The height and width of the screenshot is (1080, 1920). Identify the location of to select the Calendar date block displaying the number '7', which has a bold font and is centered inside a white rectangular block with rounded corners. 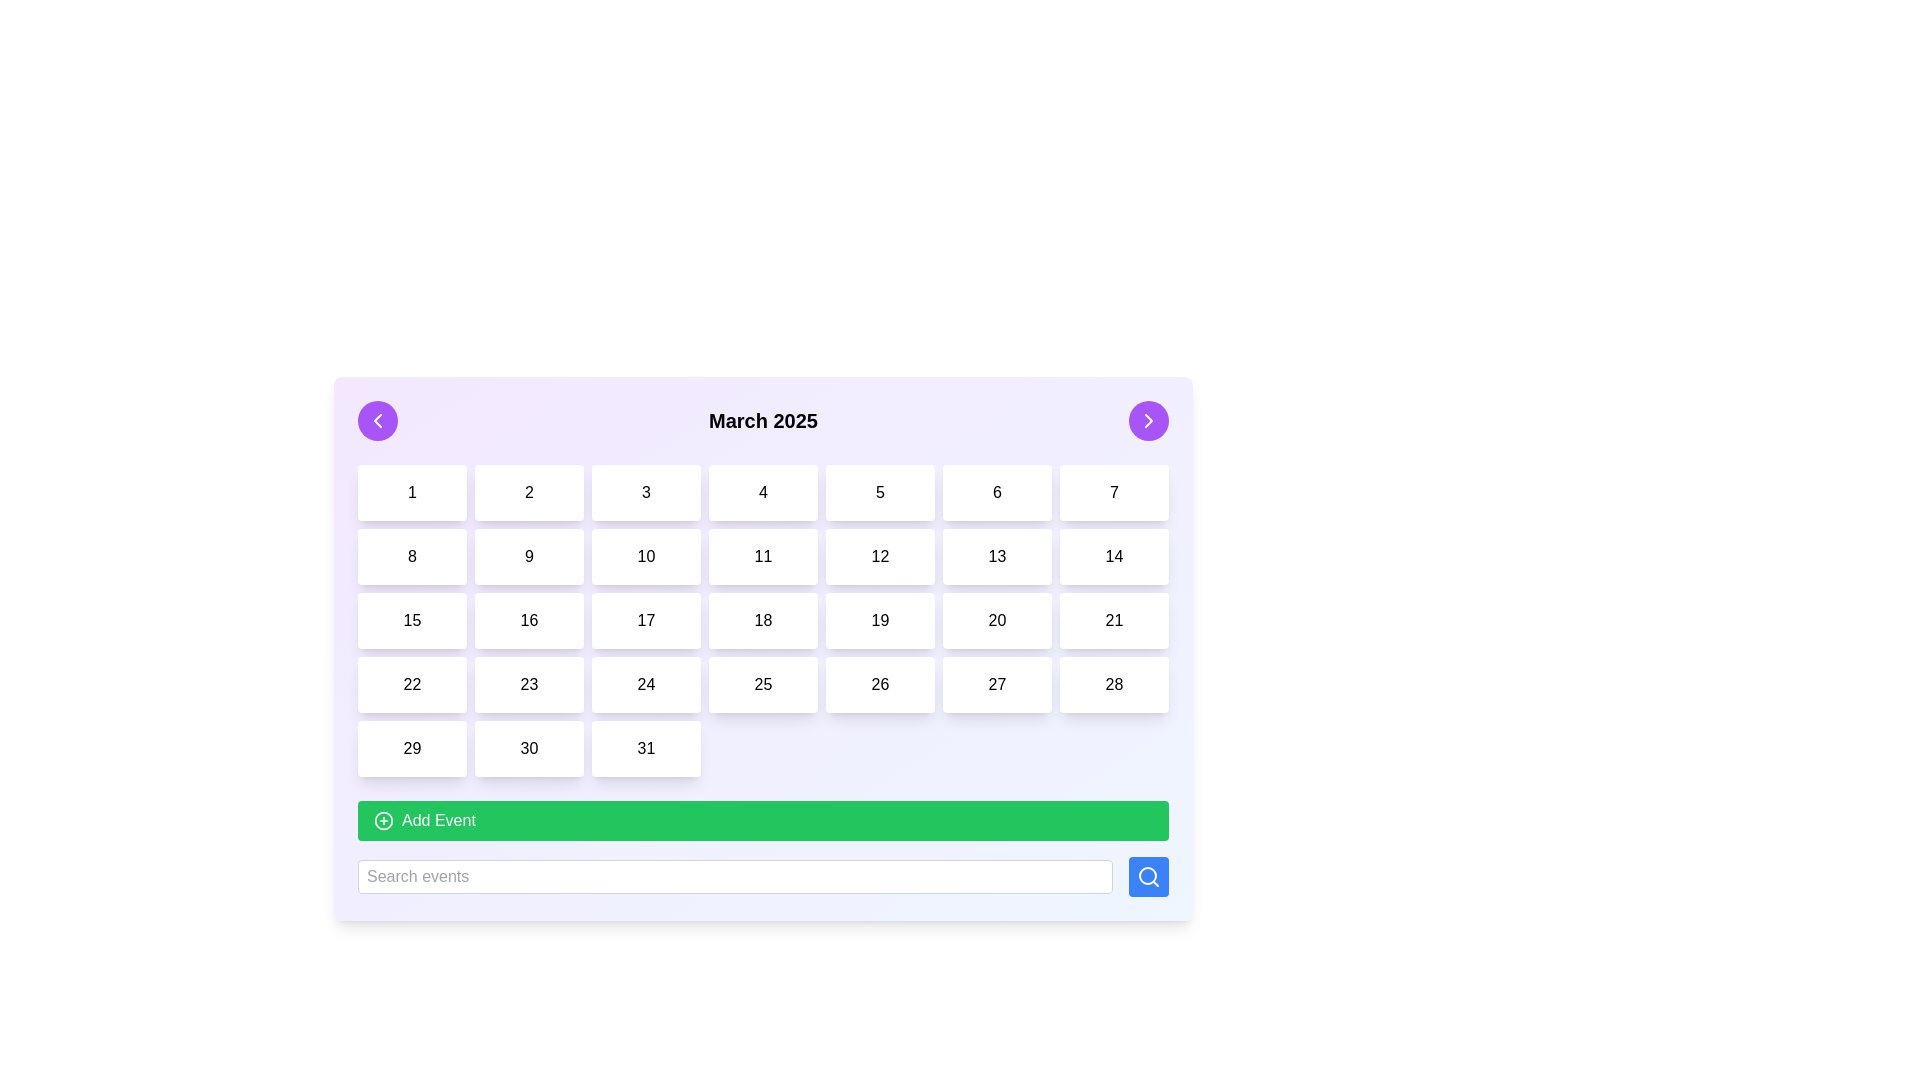
(1113, 493).